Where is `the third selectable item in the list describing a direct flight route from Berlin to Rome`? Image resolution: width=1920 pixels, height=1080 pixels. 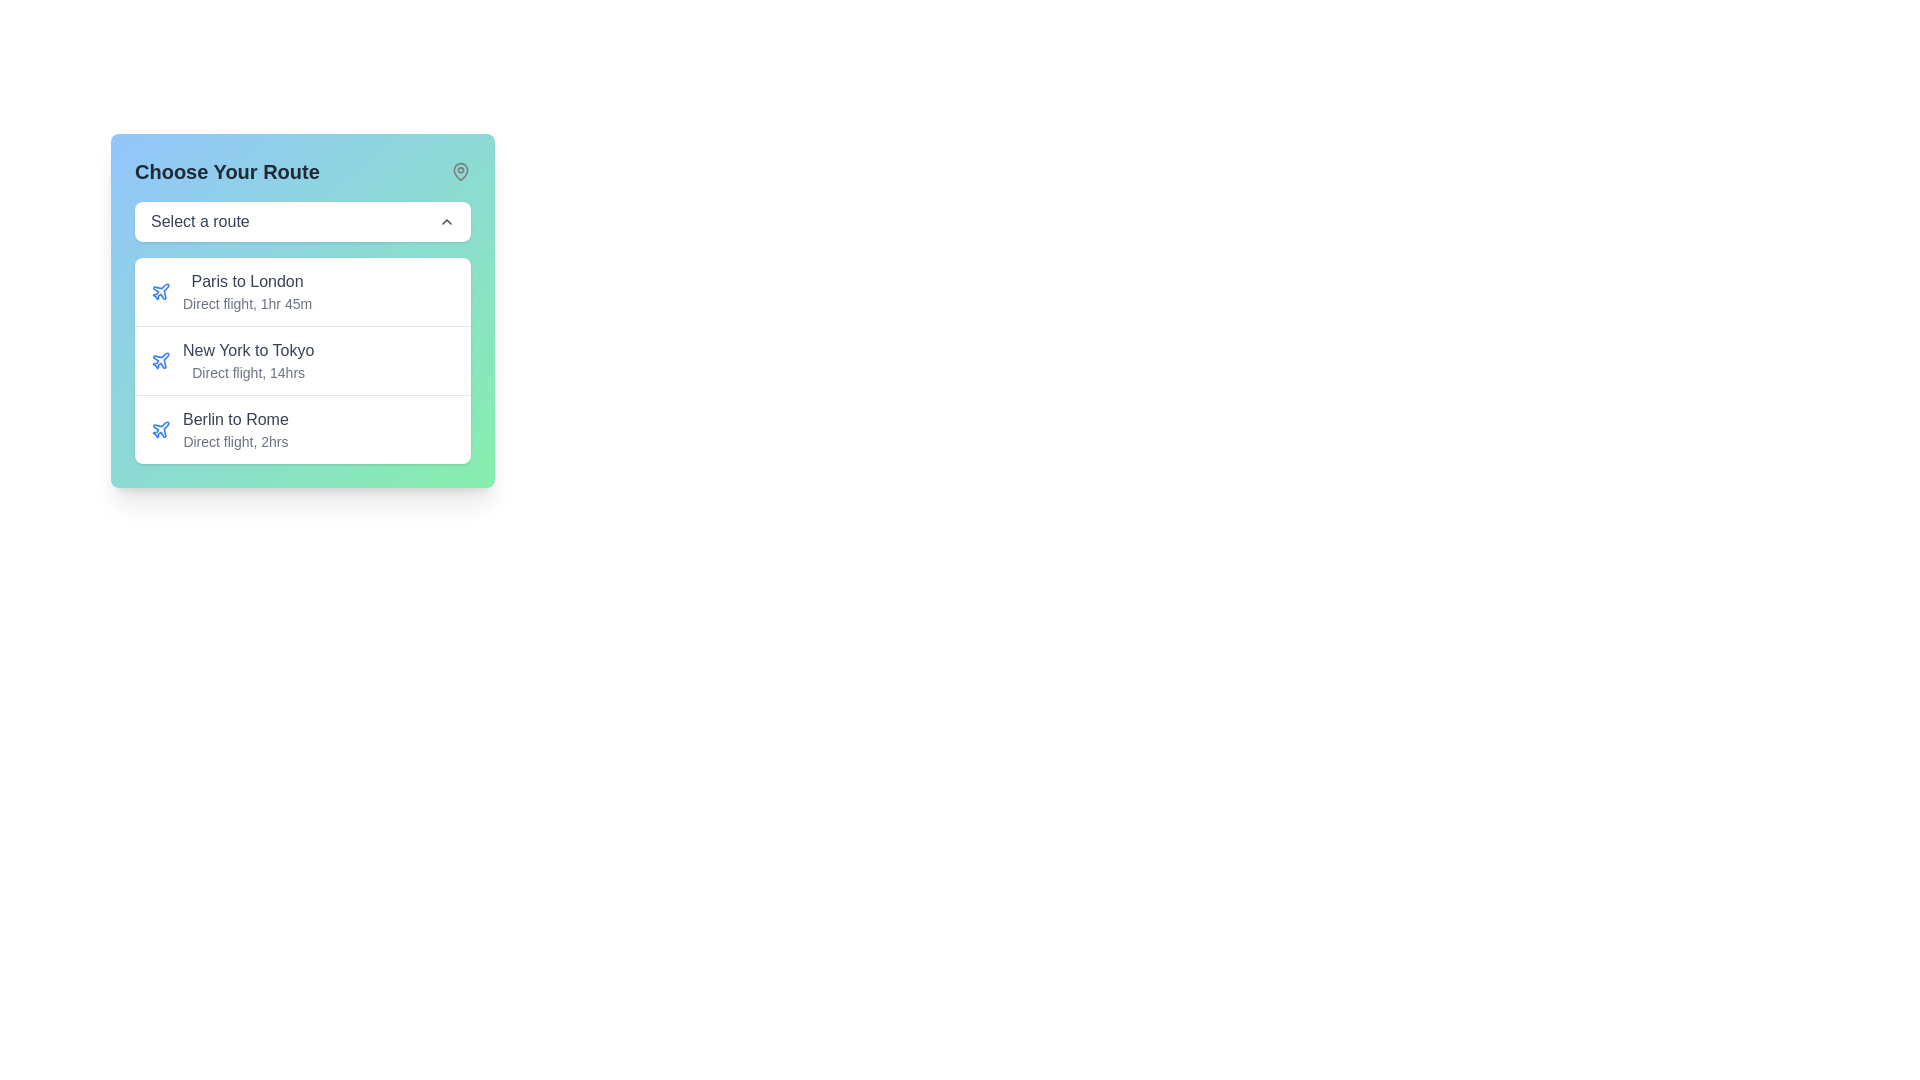
the third selectable item in the list describing a direct flight route from Berlin to Rome is located at coordinates (219, 428).